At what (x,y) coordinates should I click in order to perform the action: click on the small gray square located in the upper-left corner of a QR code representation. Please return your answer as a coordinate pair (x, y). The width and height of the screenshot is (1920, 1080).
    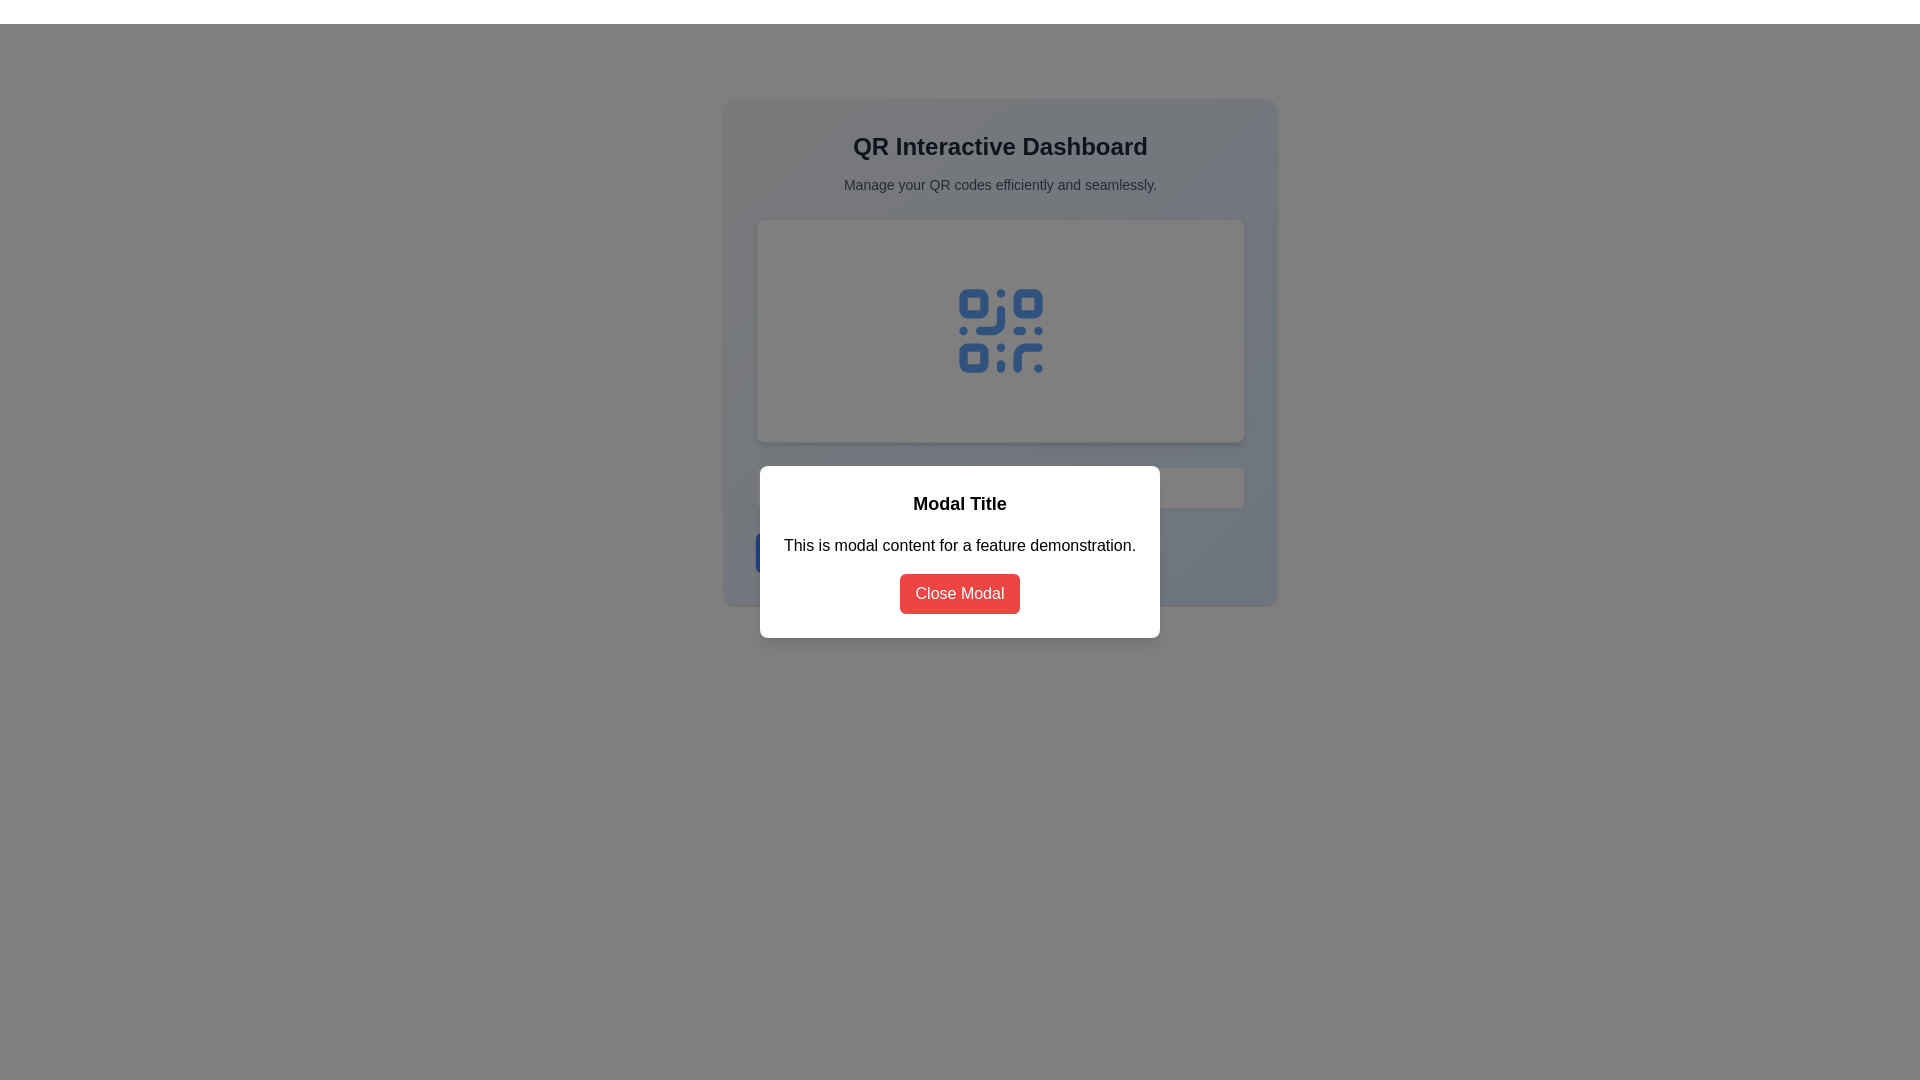
    Looking at the image, I should click on (973, 303).